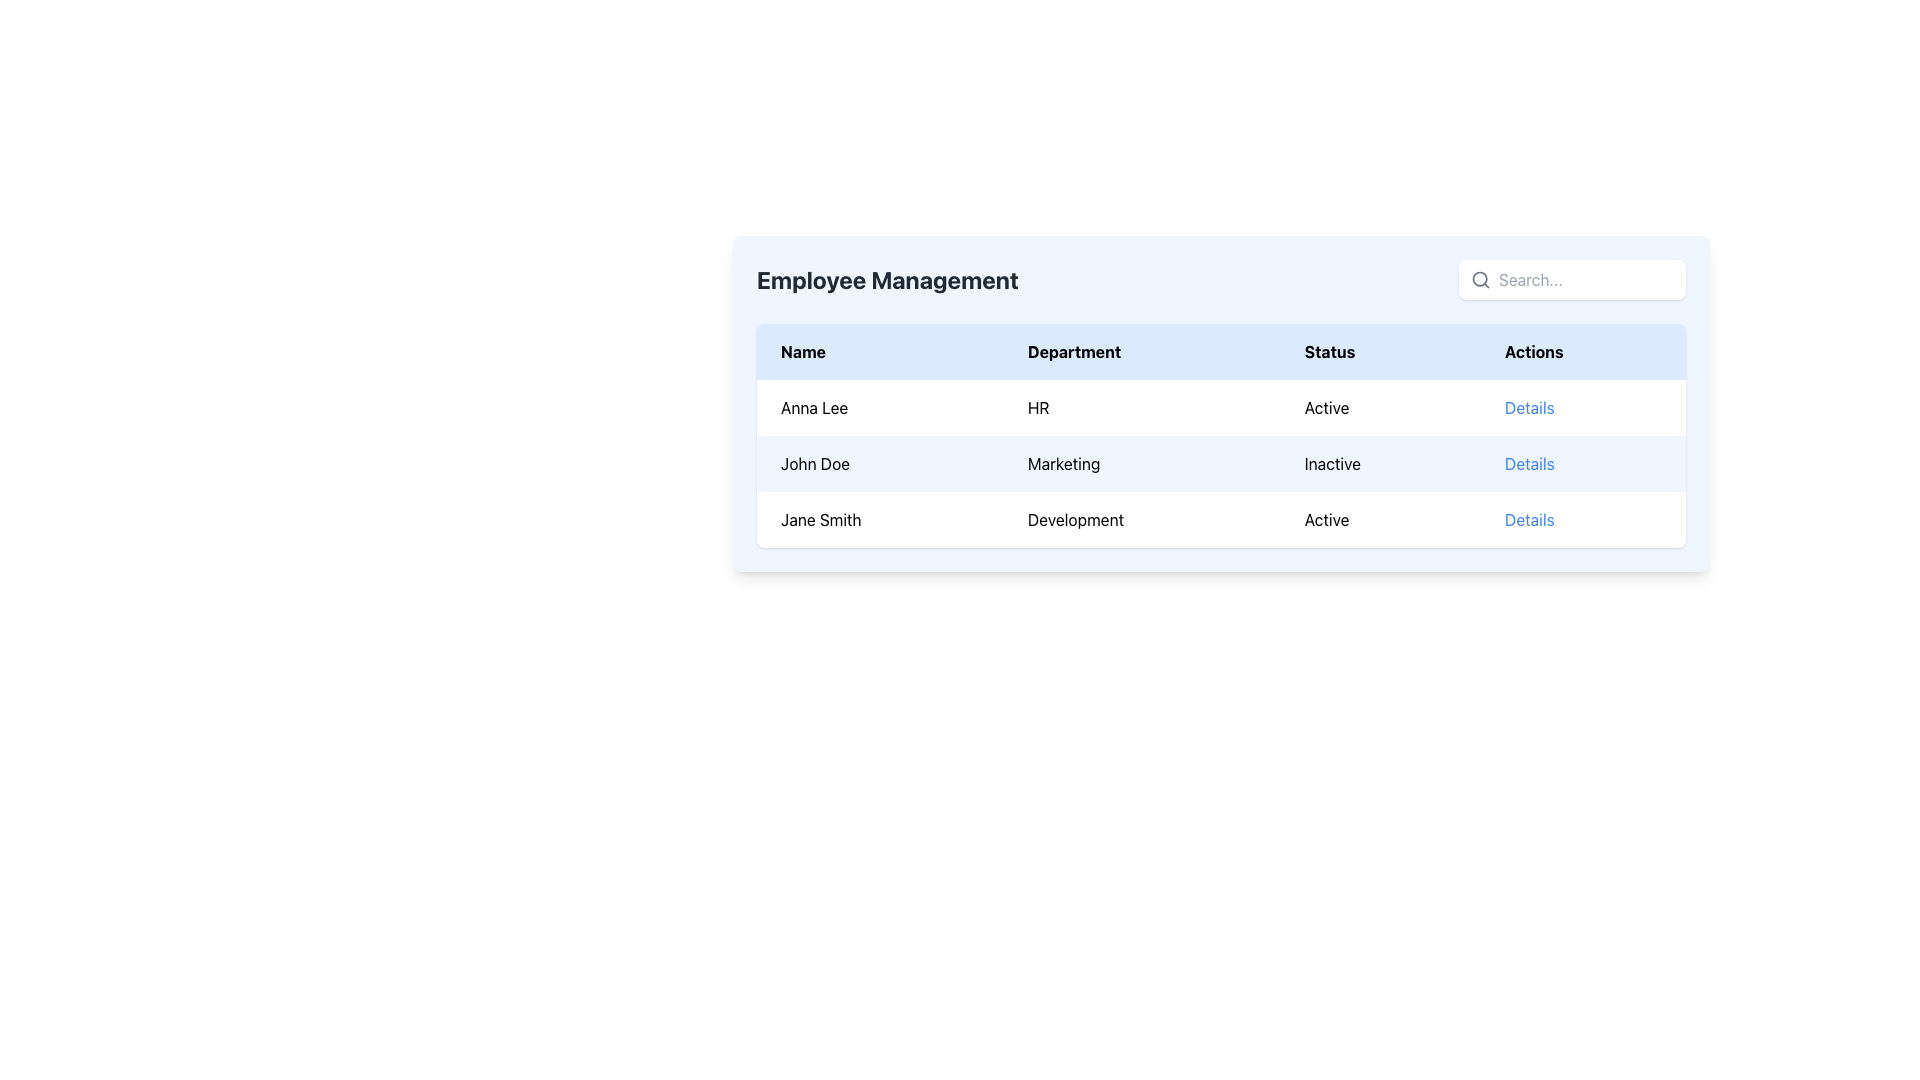 The width and height of the screenshot is (1920, 1080). Describe the element at coordinates (1528, 519) in the screenshot. I see `the hyperlink for employee 'Jane Smith' in the 'Actions' column of the 'Employee Management' table` at that location.